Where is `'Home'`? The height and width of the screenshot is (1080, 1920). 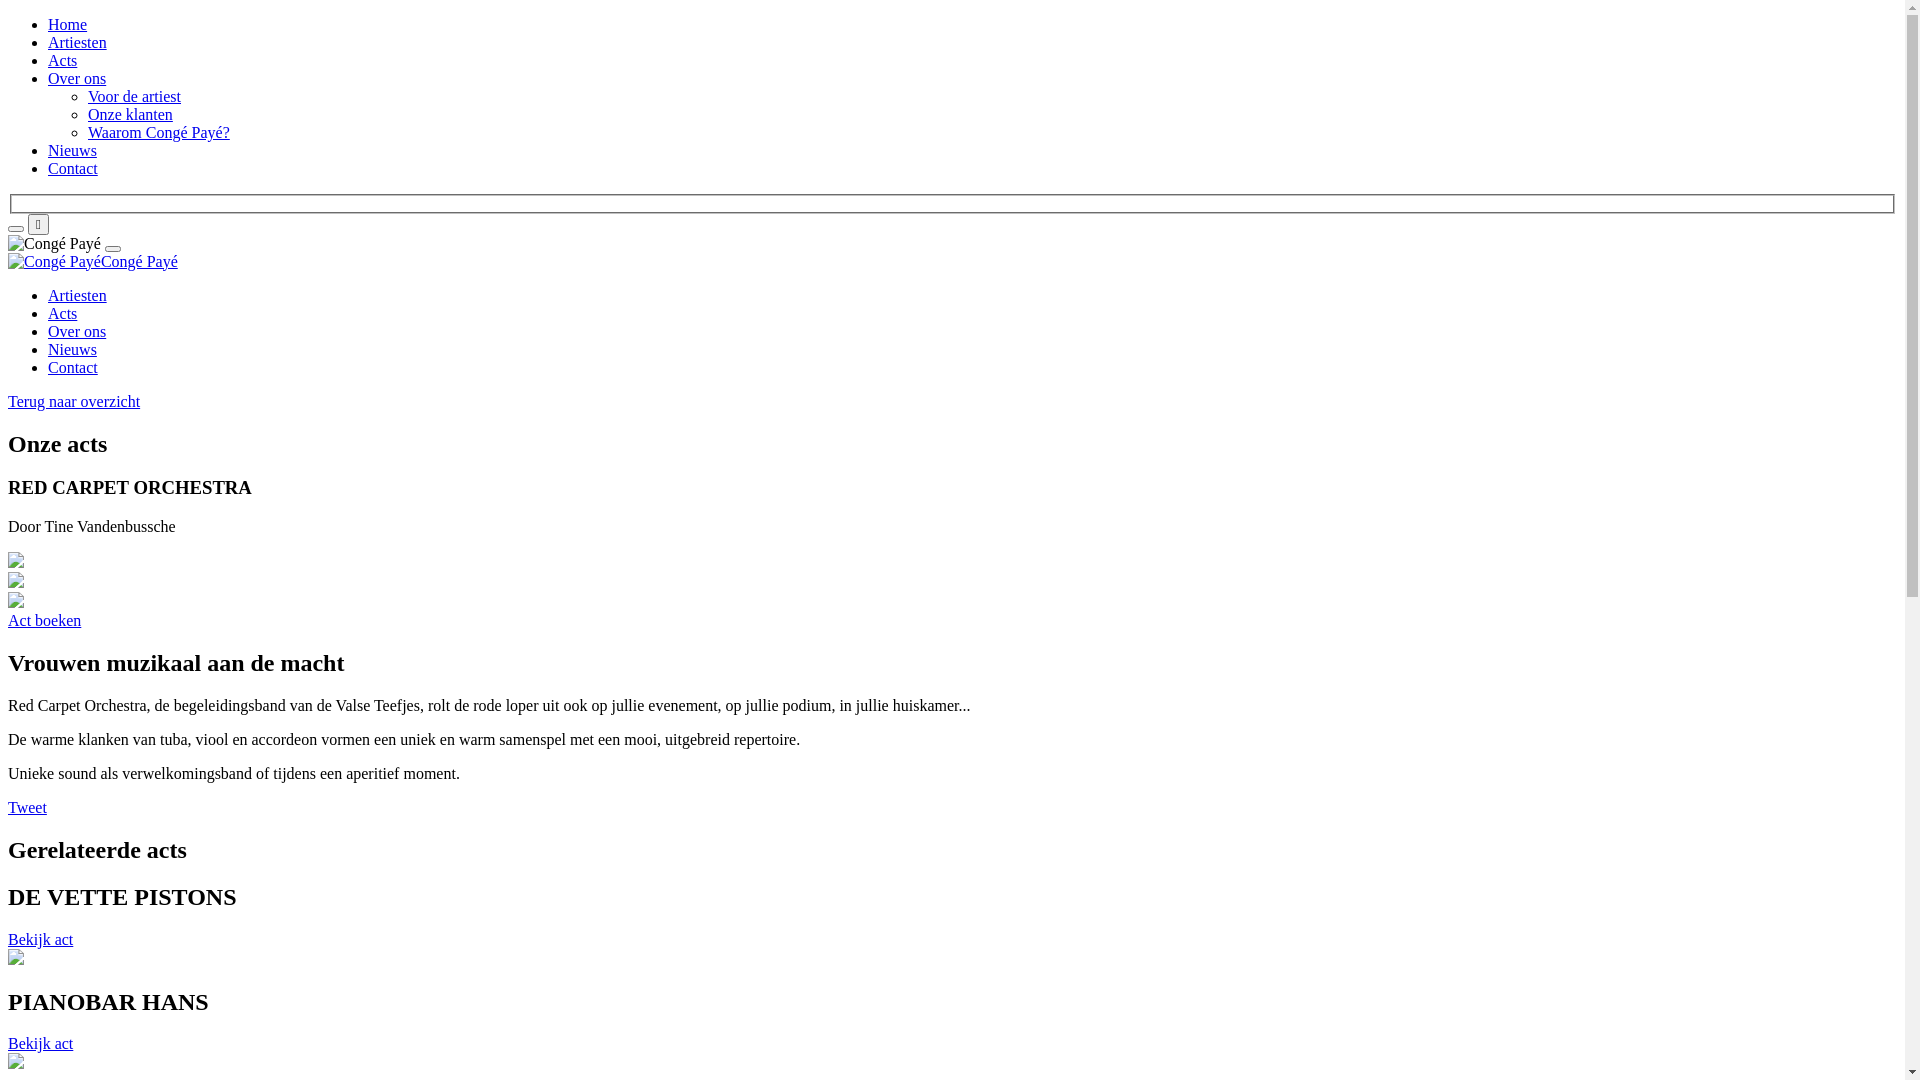 'Home' is located at coordinates (67, 24).